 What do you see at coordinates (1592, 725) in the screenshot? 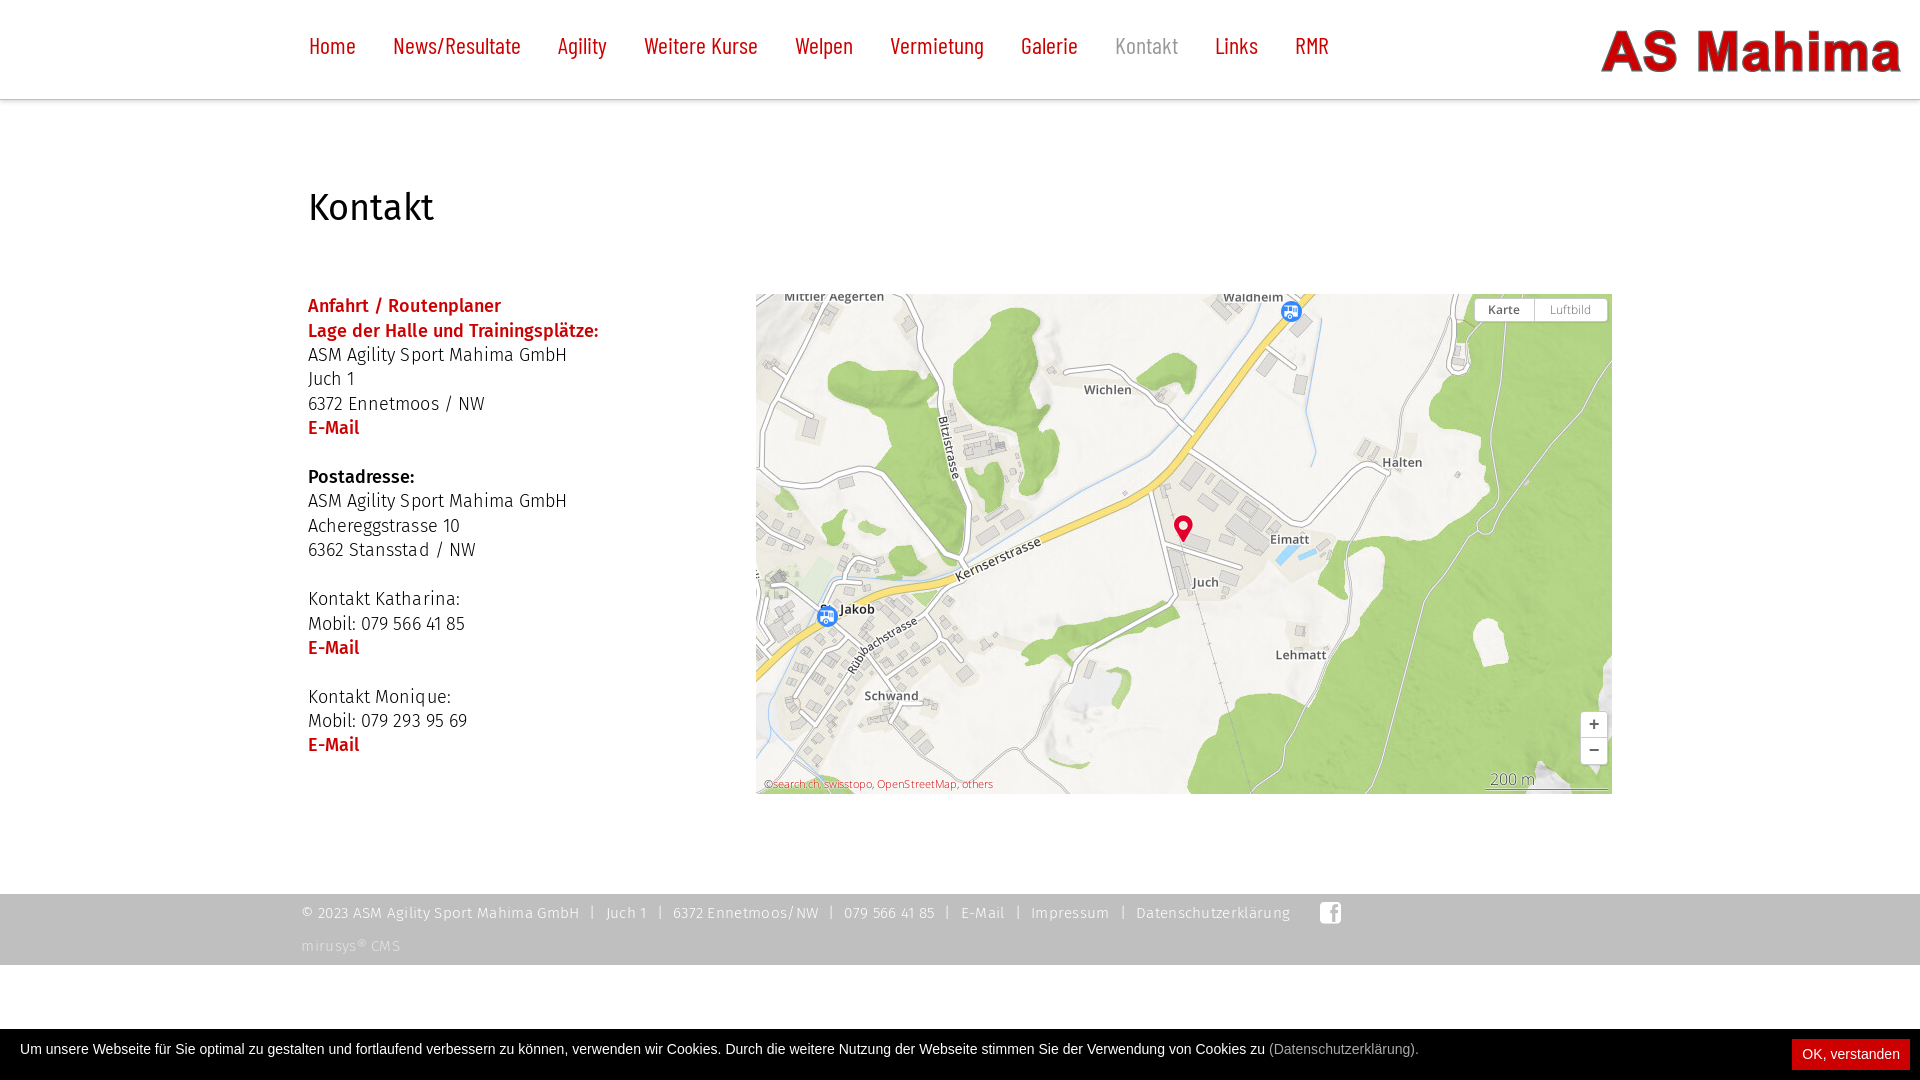
I see `'+'` at bounding box center [1592, 725].